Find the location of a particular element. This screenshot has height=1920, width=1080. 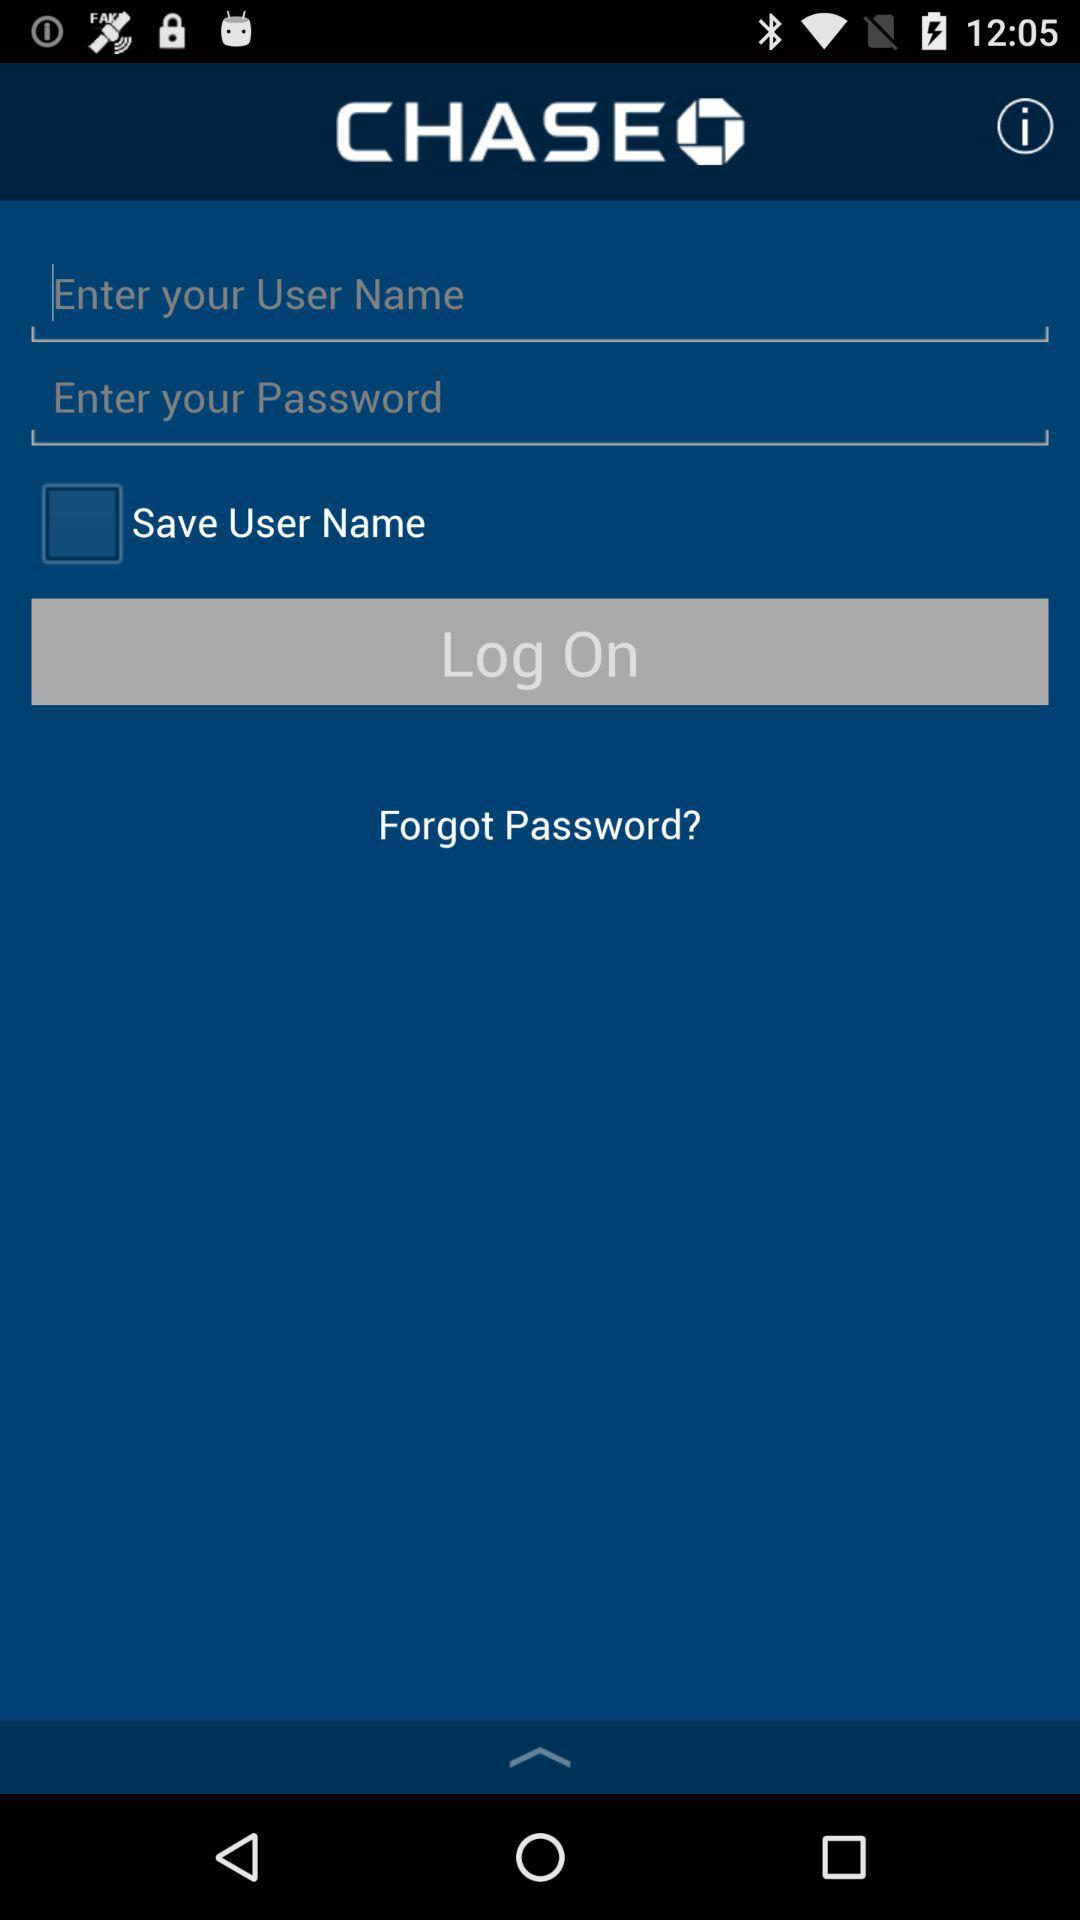

the icon above log on item is located at coordinates (80, 522).